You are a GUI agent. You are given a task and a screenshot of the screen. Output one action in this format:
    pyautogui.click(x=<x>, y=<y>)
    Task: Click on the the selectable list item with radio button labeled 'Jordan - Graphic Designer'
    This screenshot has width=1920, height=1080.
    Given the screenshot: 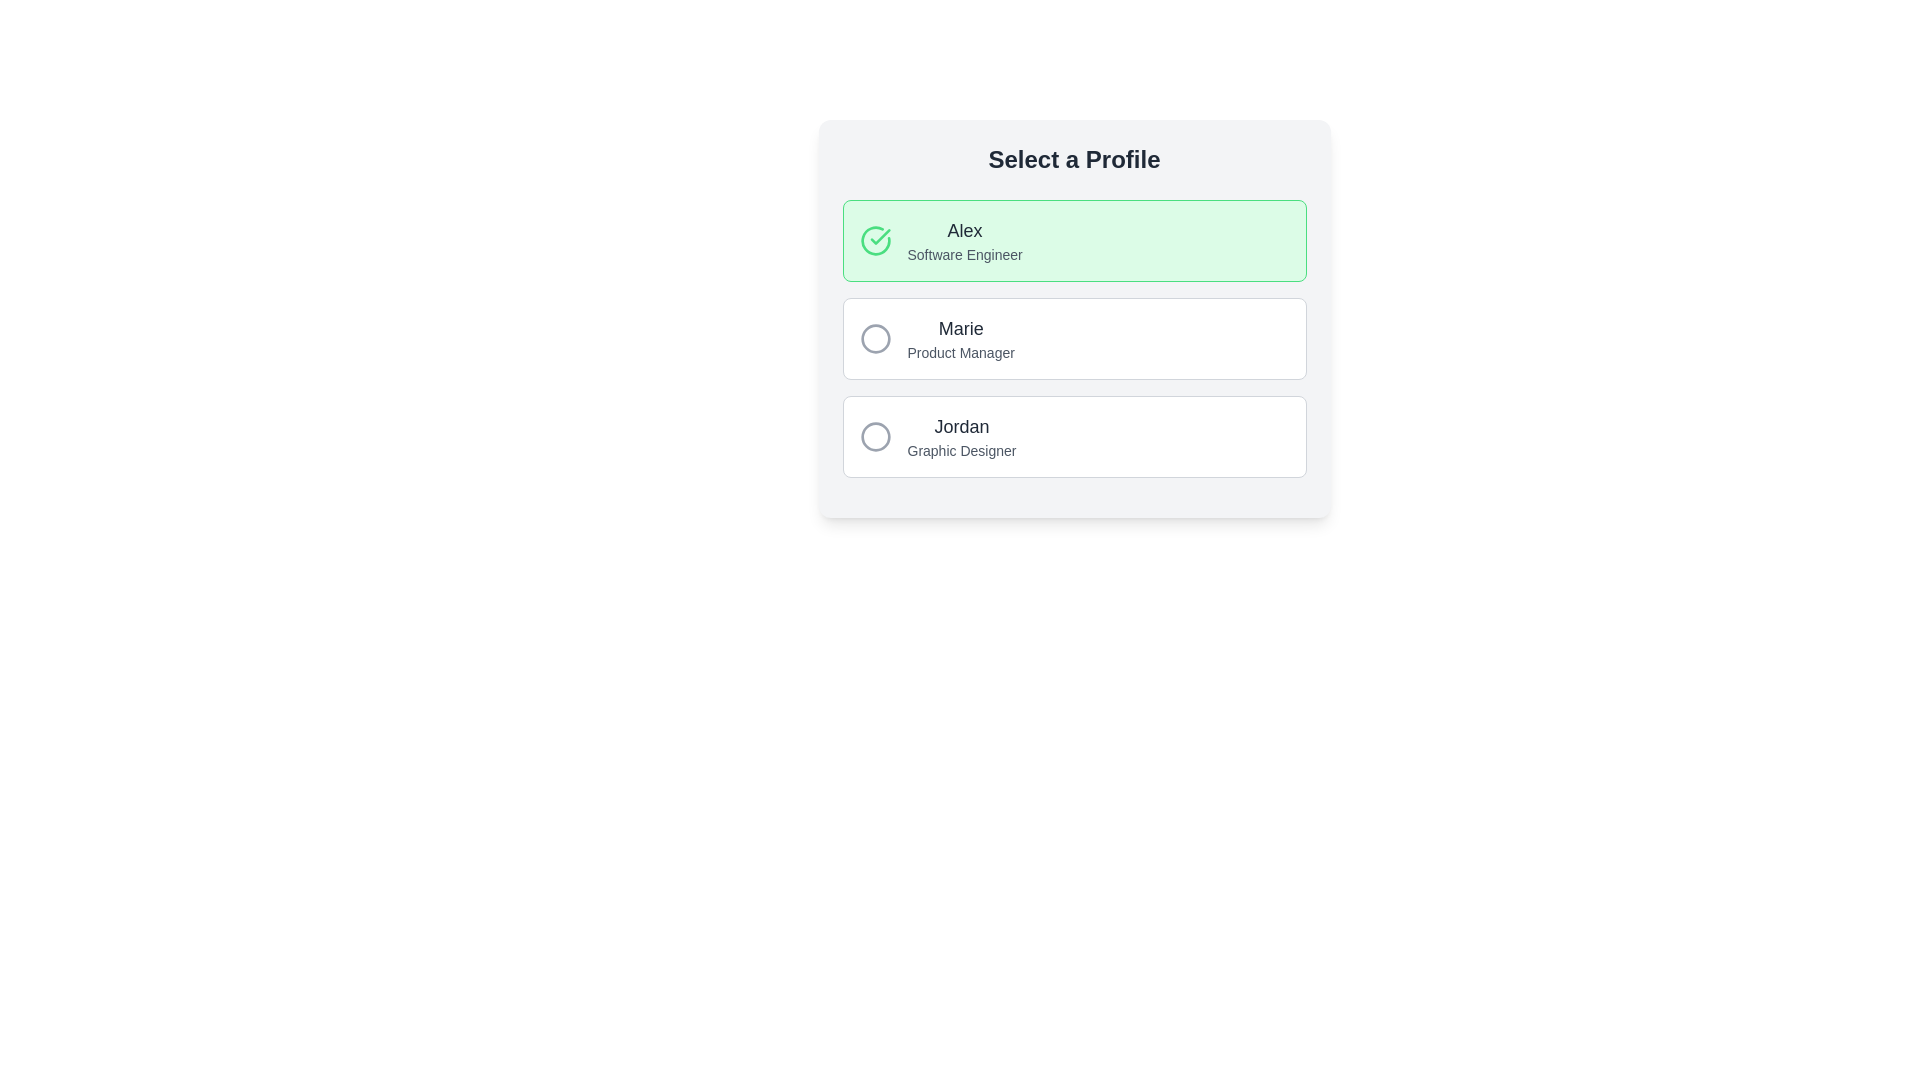 What is the action you would take?
    pyautogui.click(x=1073, y=435)
    